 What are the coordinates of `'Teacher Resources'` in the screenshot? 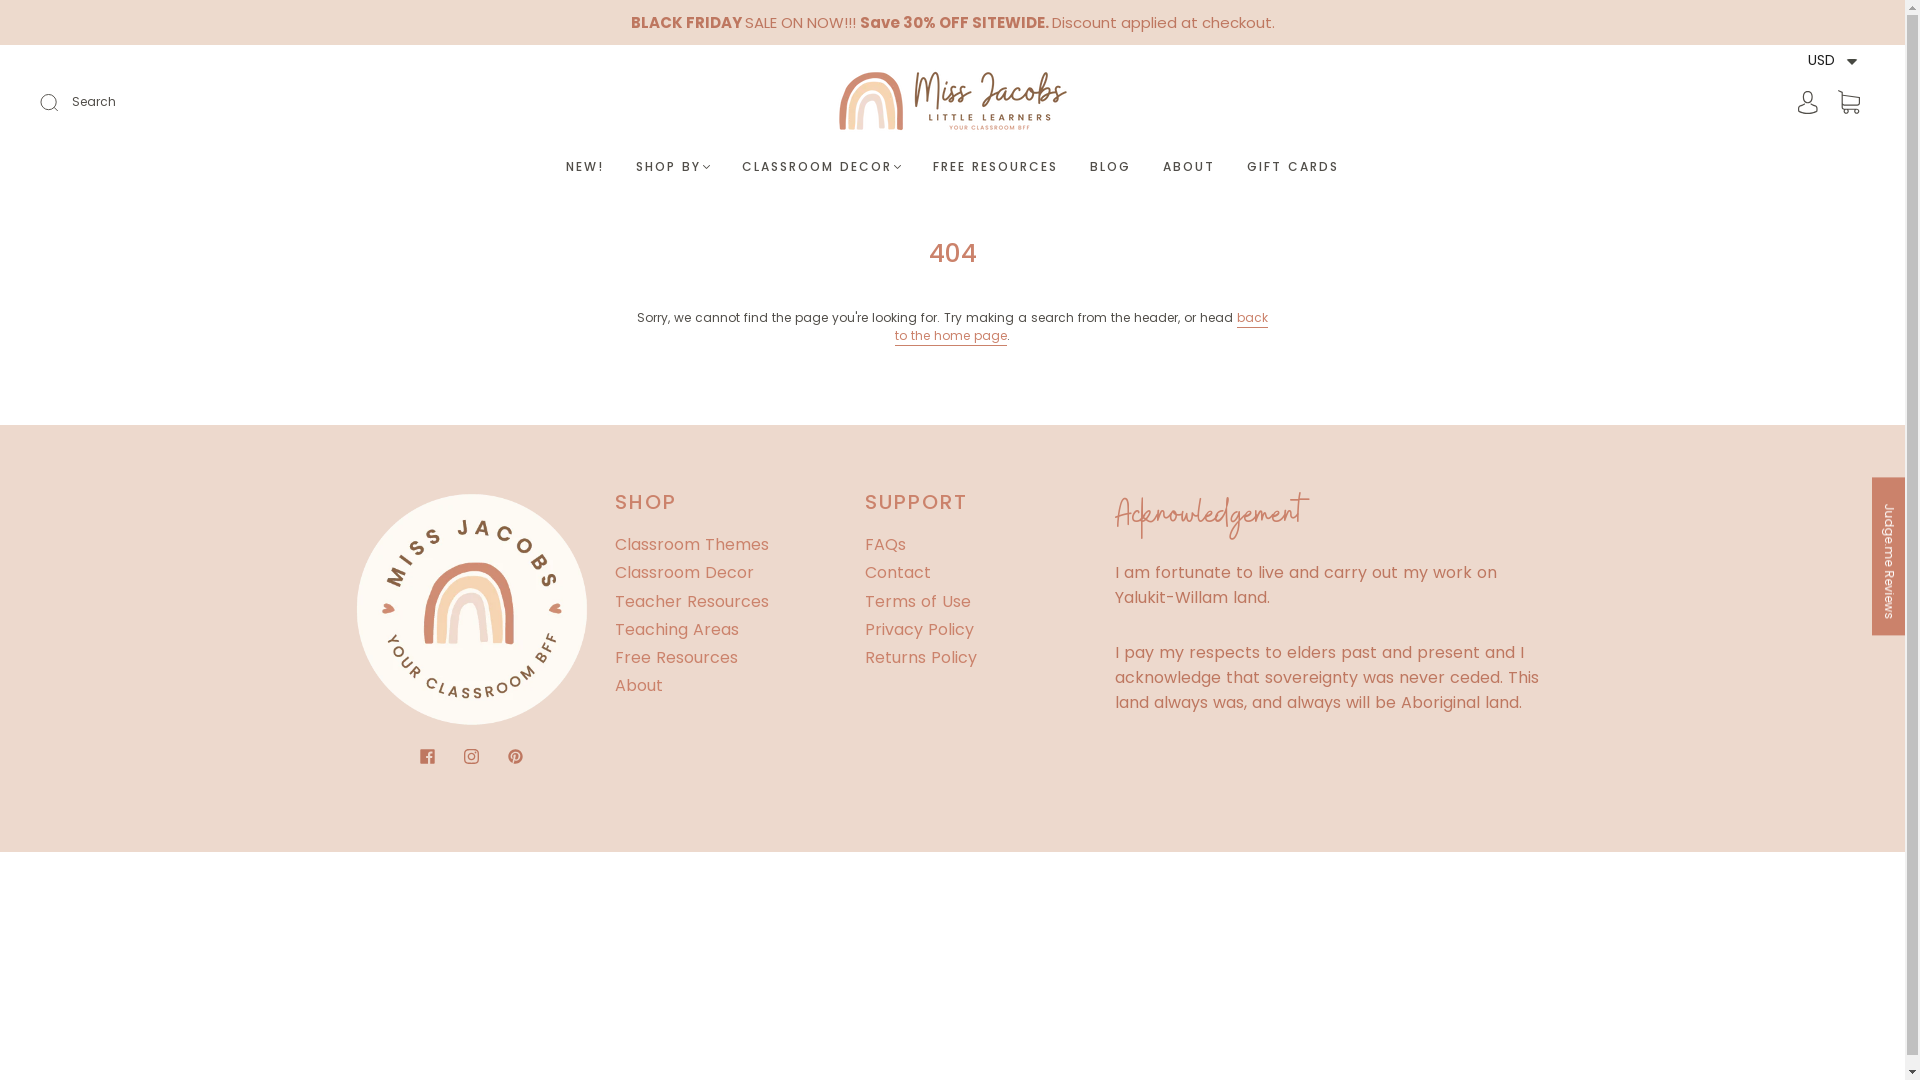 It's located at (691, 600).